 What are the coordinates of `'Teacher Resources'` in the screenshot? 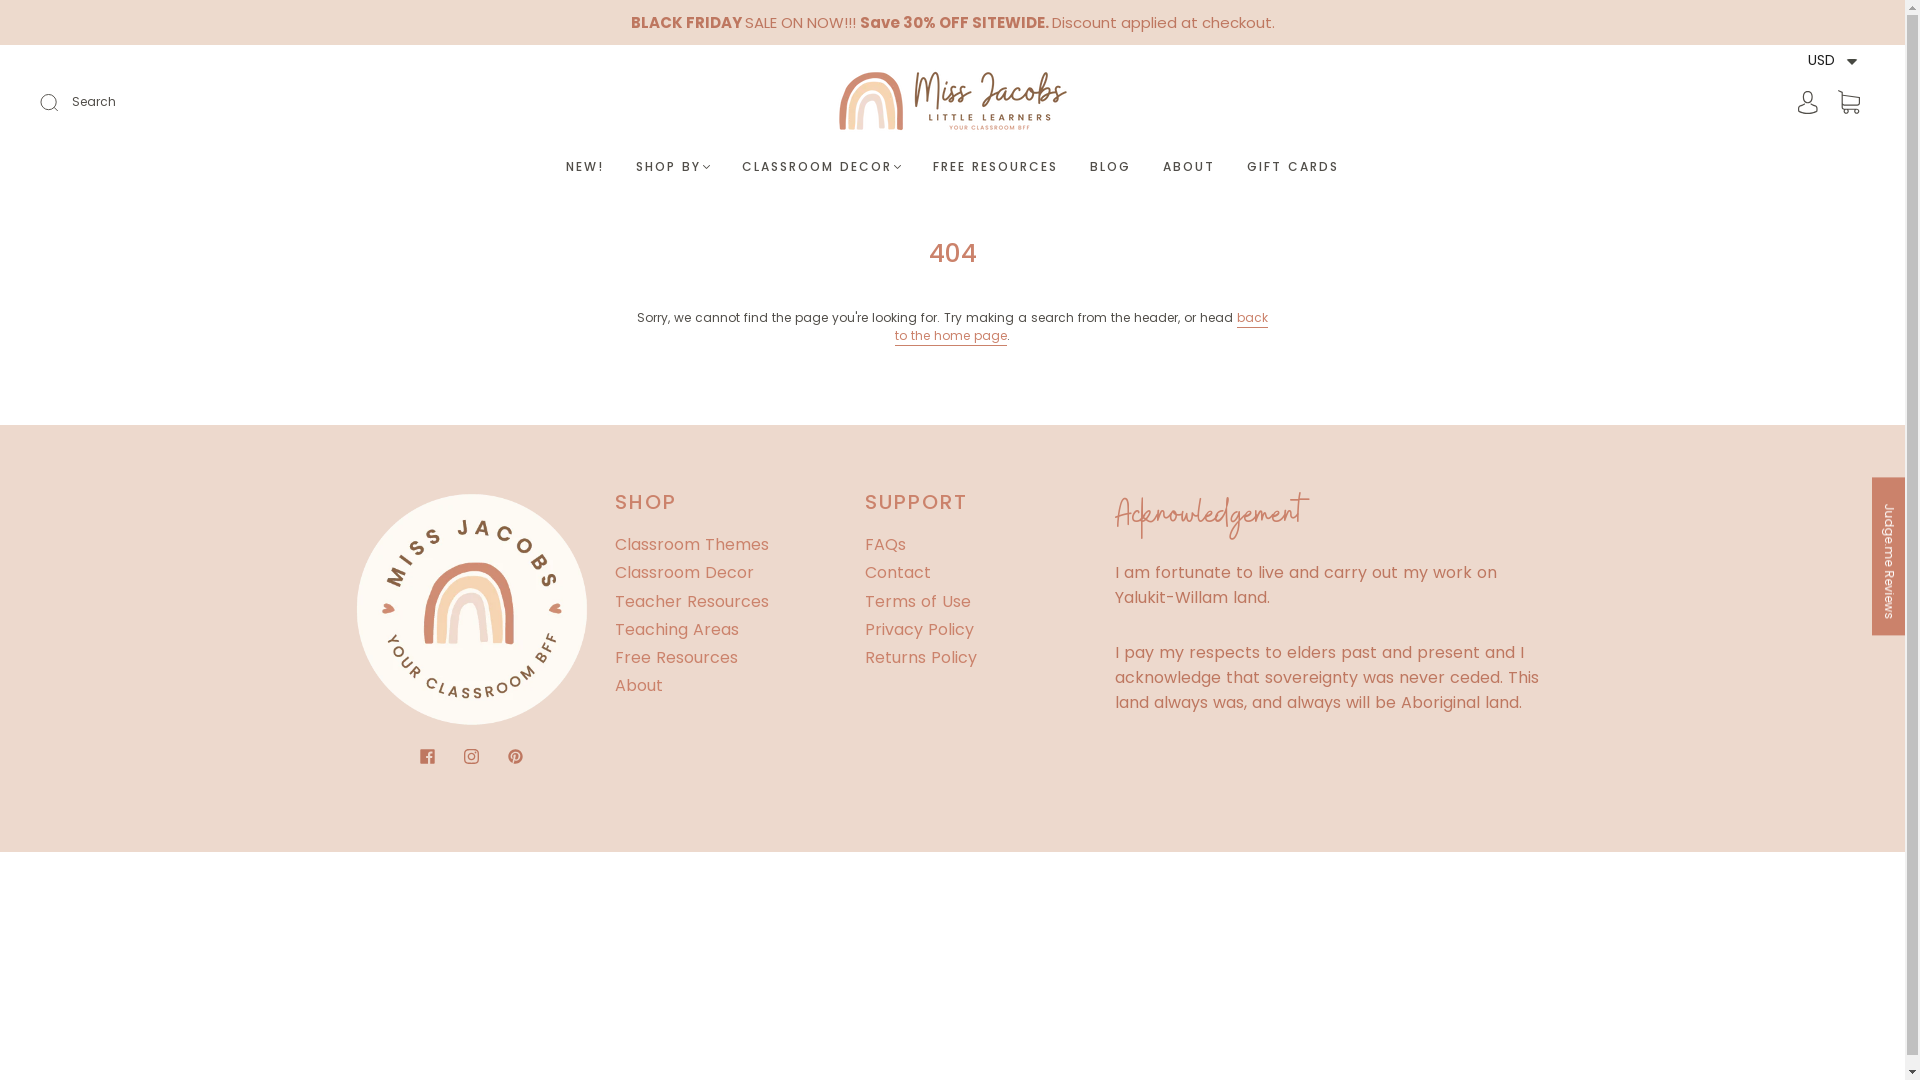 It's located at (691, 600).